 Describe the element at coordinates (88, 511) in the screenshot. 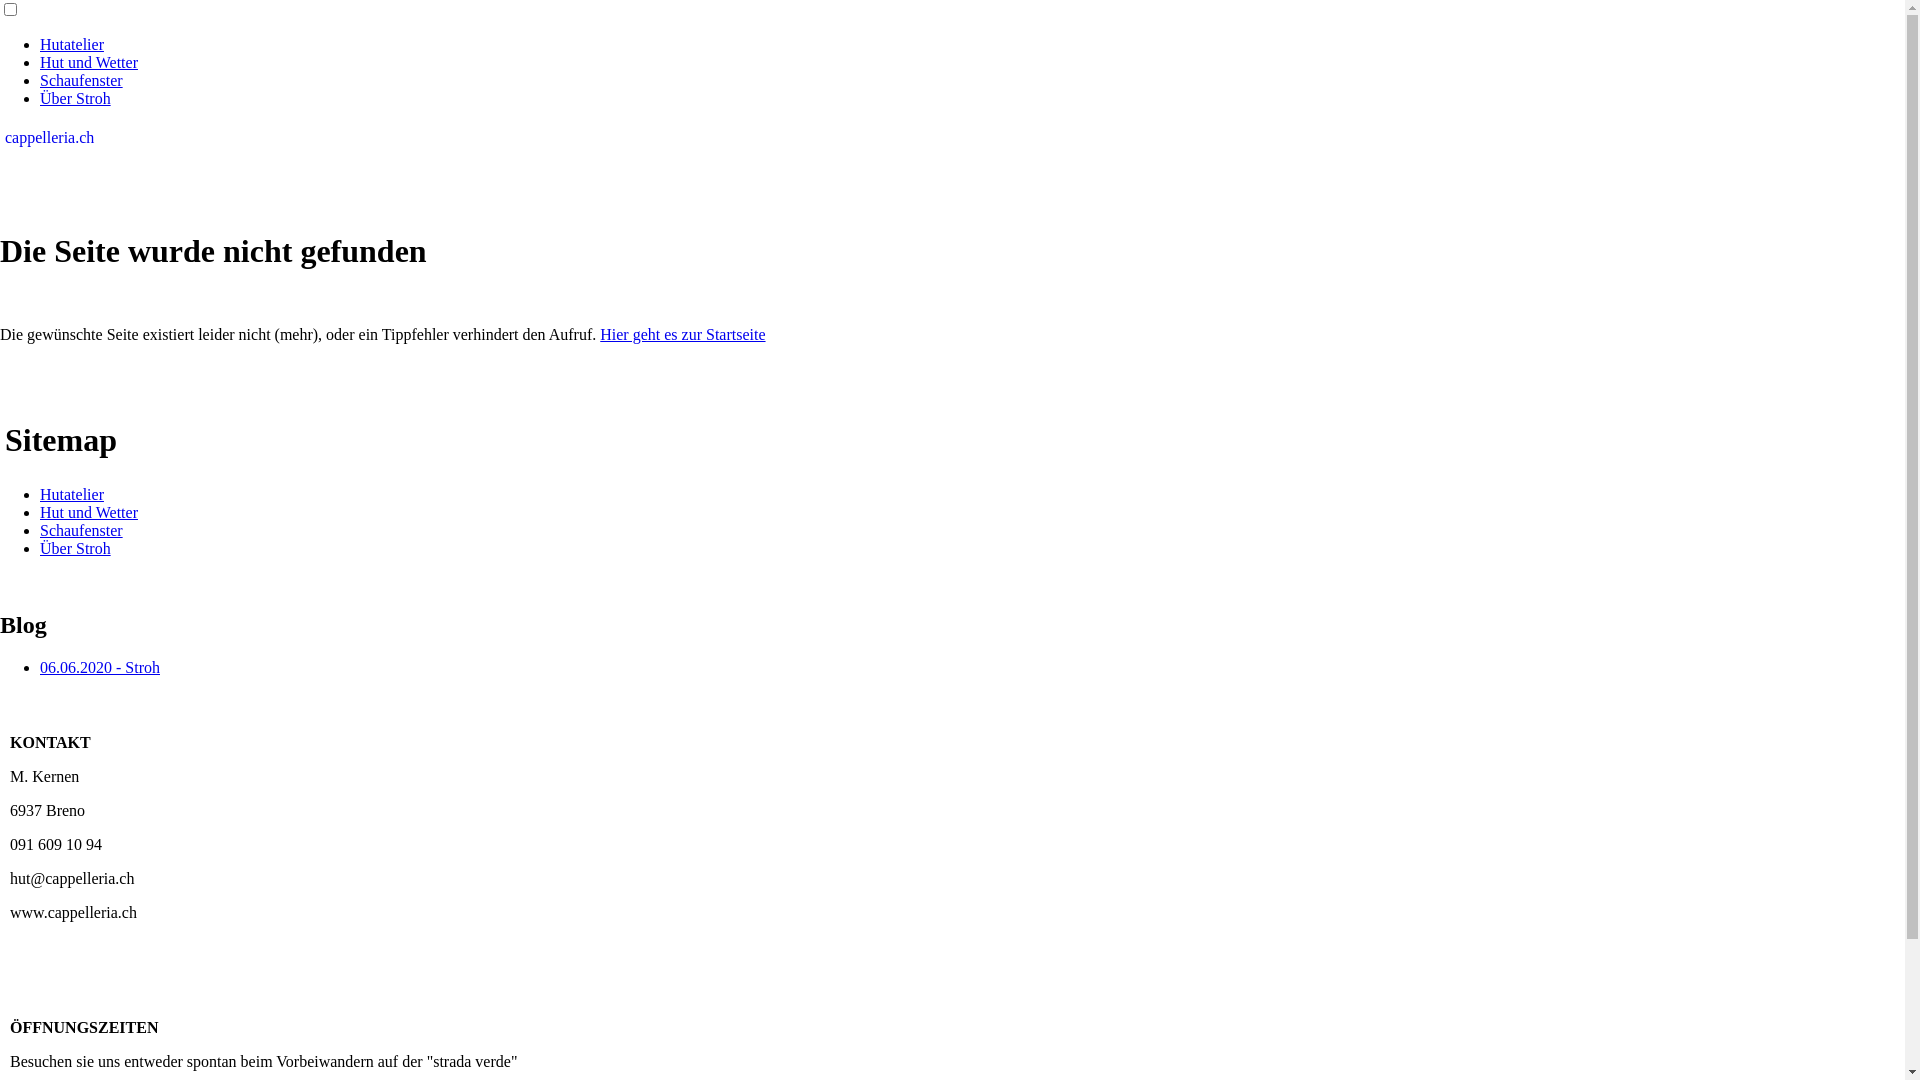

I see `'Hut und Wetter'` at that location.